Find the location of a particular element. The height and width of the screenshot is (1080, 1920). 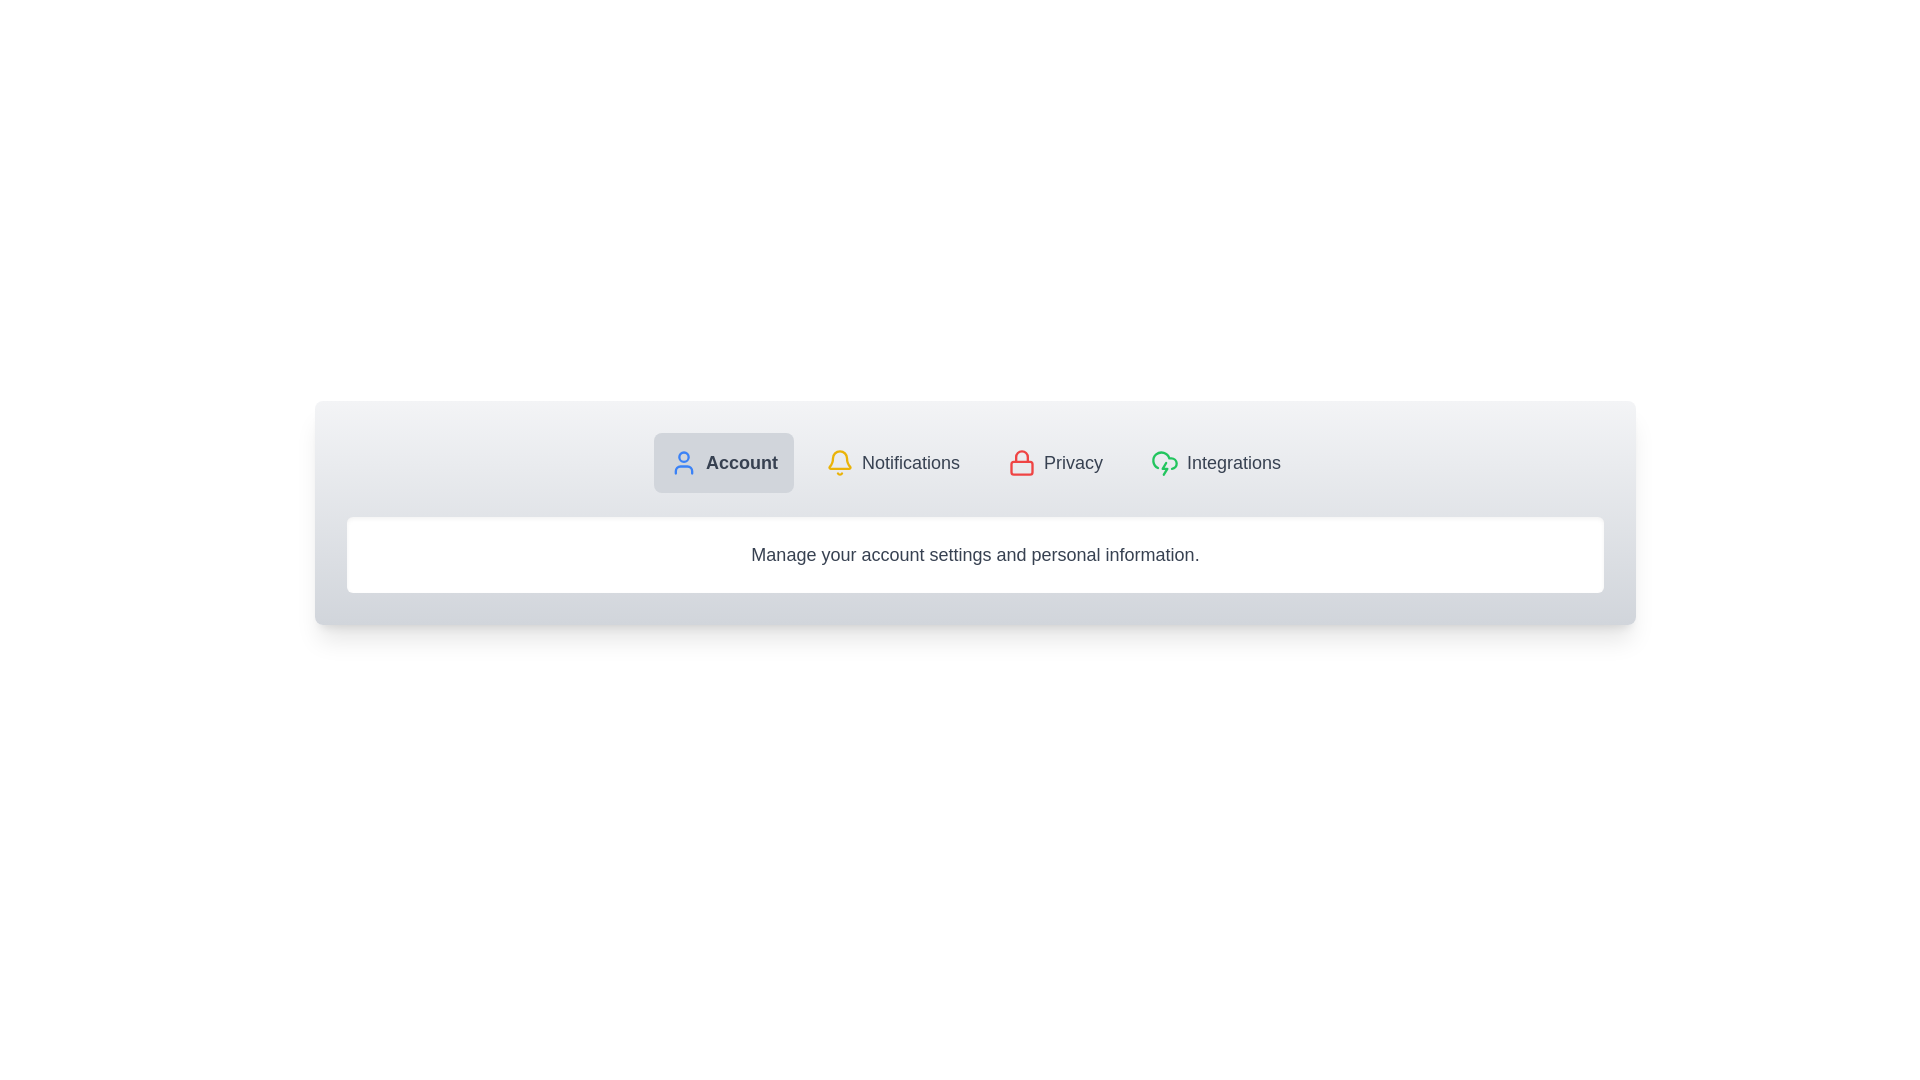

the upper part of the notification bell icon located in the 'Notifications' tab, which signifies incoming notifications is located at coordinates (840, 460).